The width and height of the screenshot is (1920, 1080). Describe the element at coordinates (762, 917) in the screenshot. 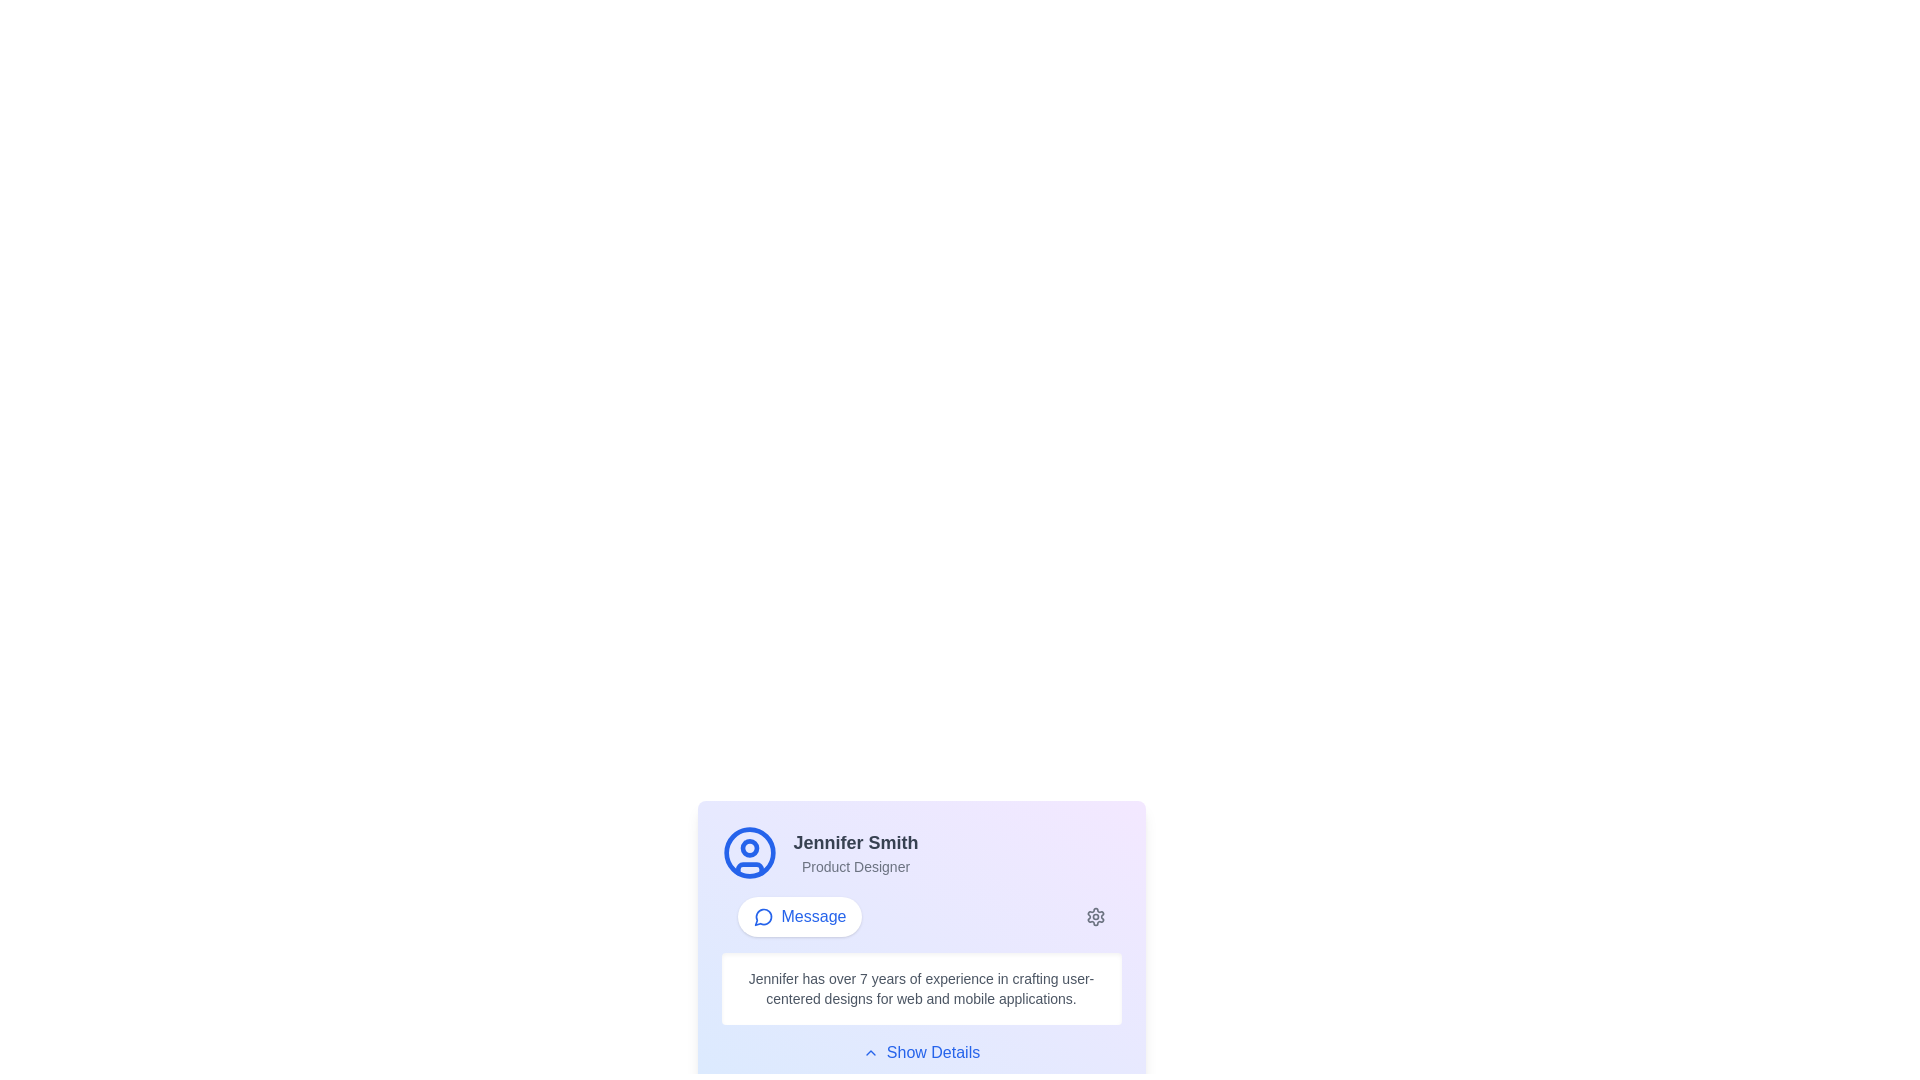

I see `the circular message bubble icon with a blue outline and a white interior, located inside the 'Message' button, positioned in the lower section of the user details card` at that location.